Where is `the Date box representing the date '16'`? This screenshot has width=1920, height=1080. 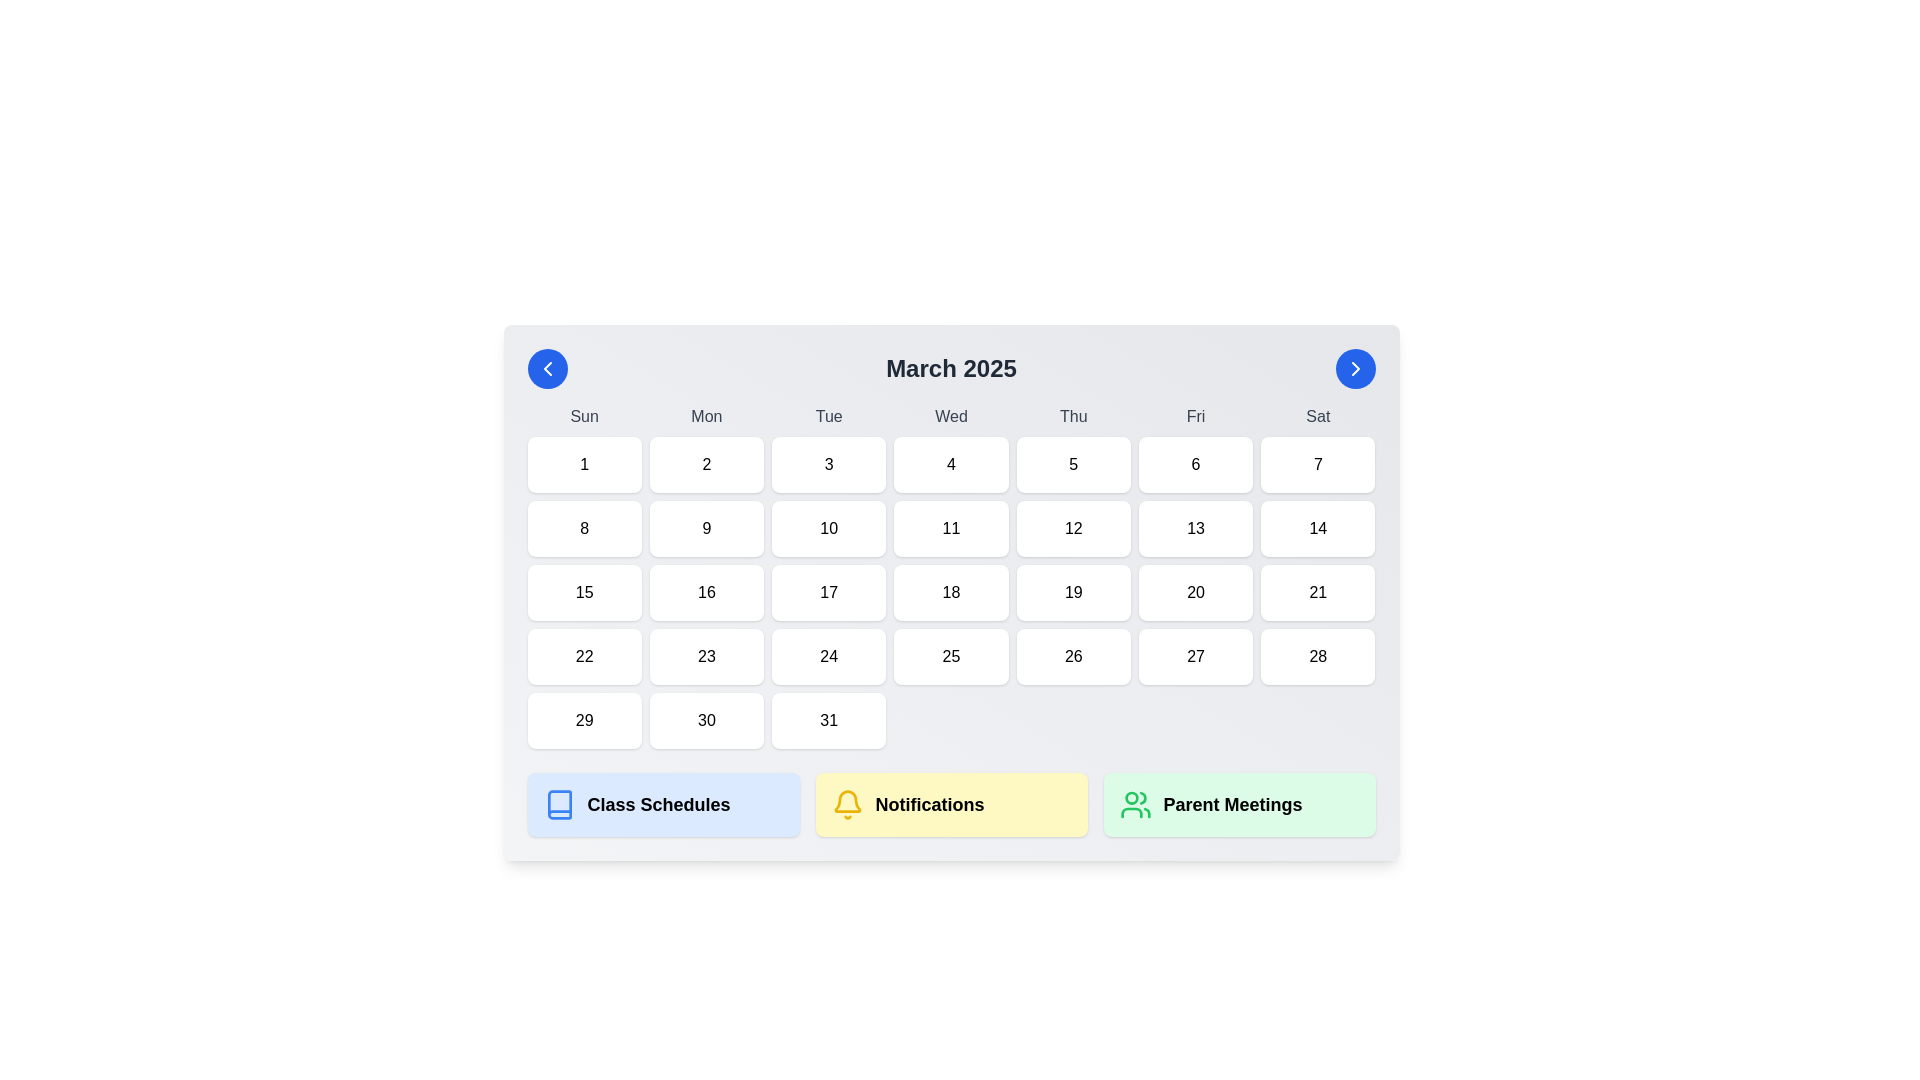 the Date box representing the date '16' is located at coordinates (706, 592).